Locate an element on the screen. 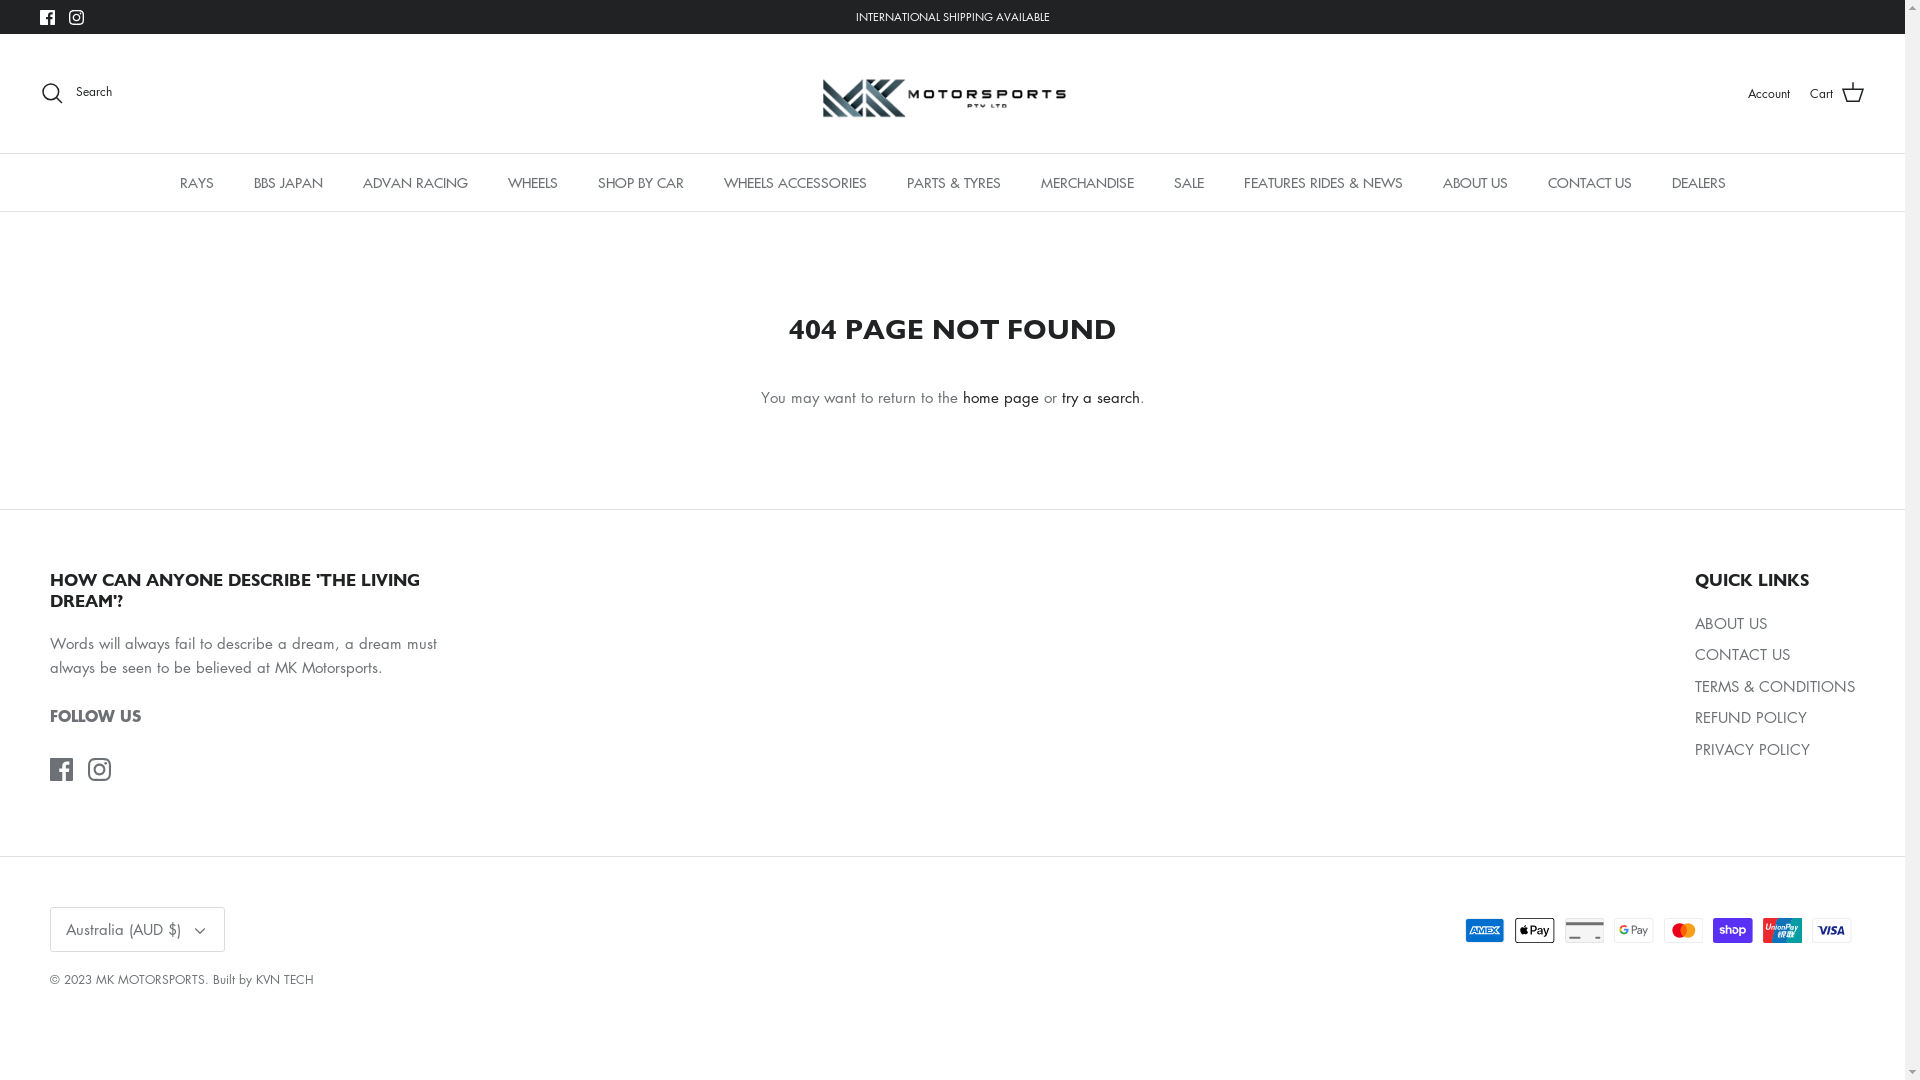  'MERCHANDISE' is located at coordinates (1022, 182).